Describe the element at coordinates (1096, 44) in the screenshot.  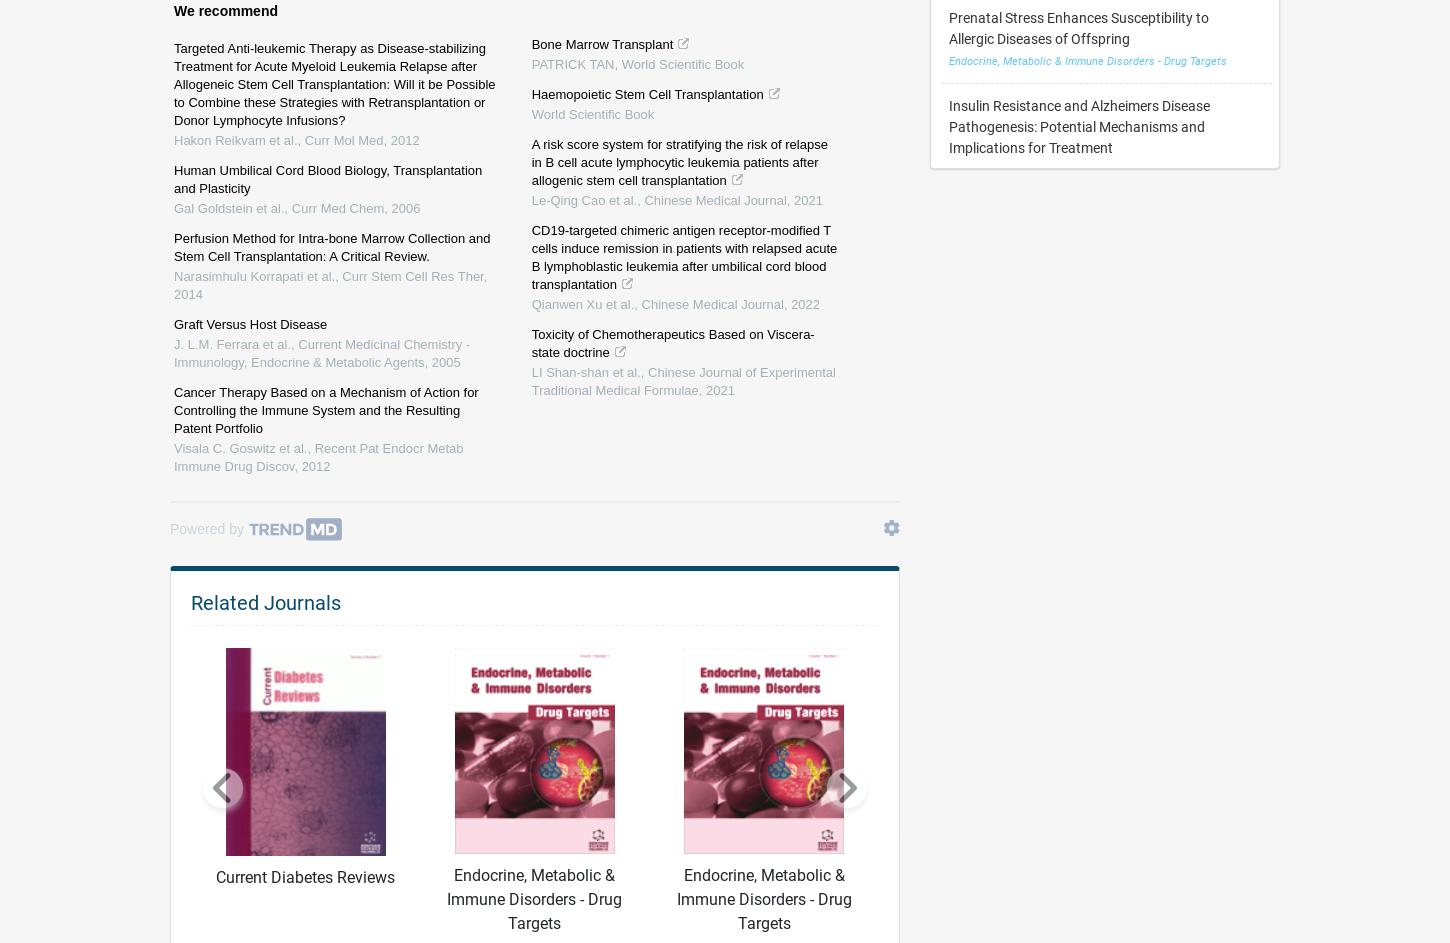
I see `'Cigarette Smoking is Associated with Decreased Bone Gla-protein (BGP) Levels in Hemodialysis Patients'` at that location.